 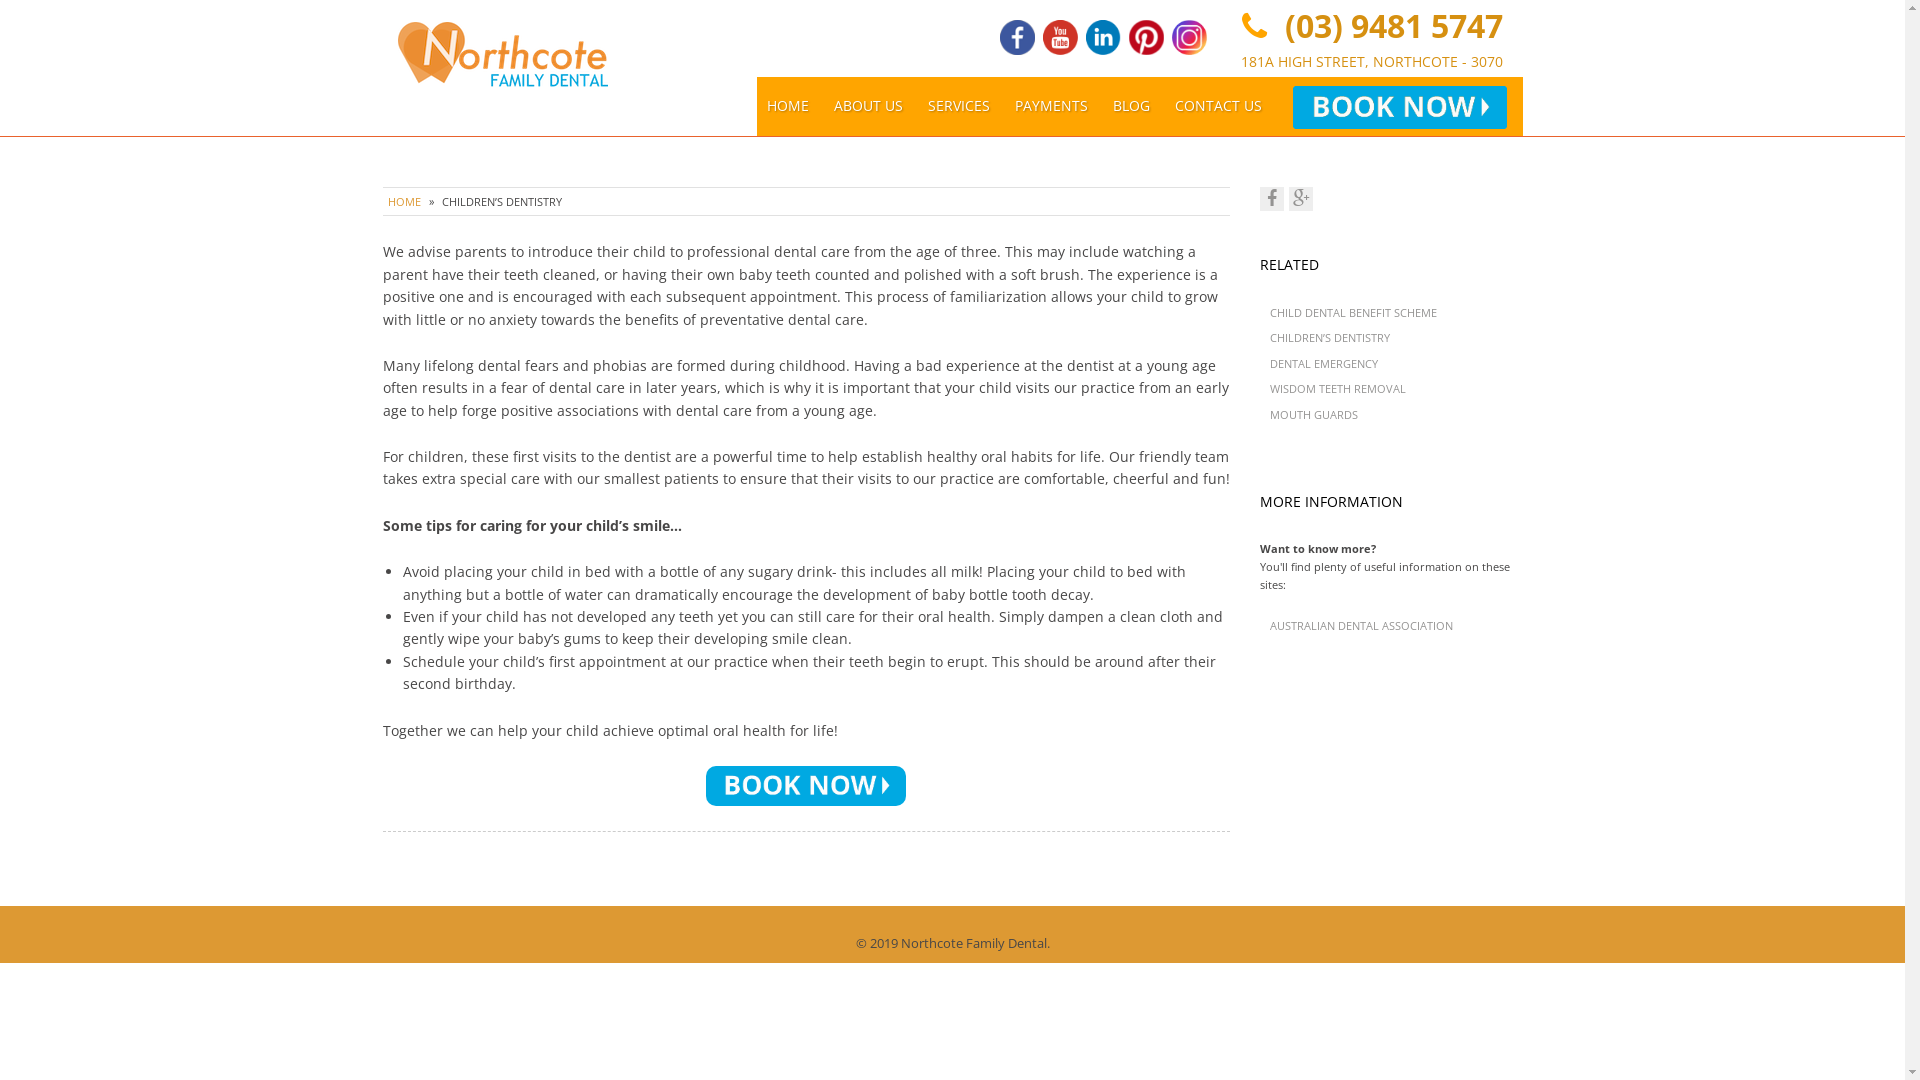 I want to click on 'CONTACT US', so click(x=1217, y=105).